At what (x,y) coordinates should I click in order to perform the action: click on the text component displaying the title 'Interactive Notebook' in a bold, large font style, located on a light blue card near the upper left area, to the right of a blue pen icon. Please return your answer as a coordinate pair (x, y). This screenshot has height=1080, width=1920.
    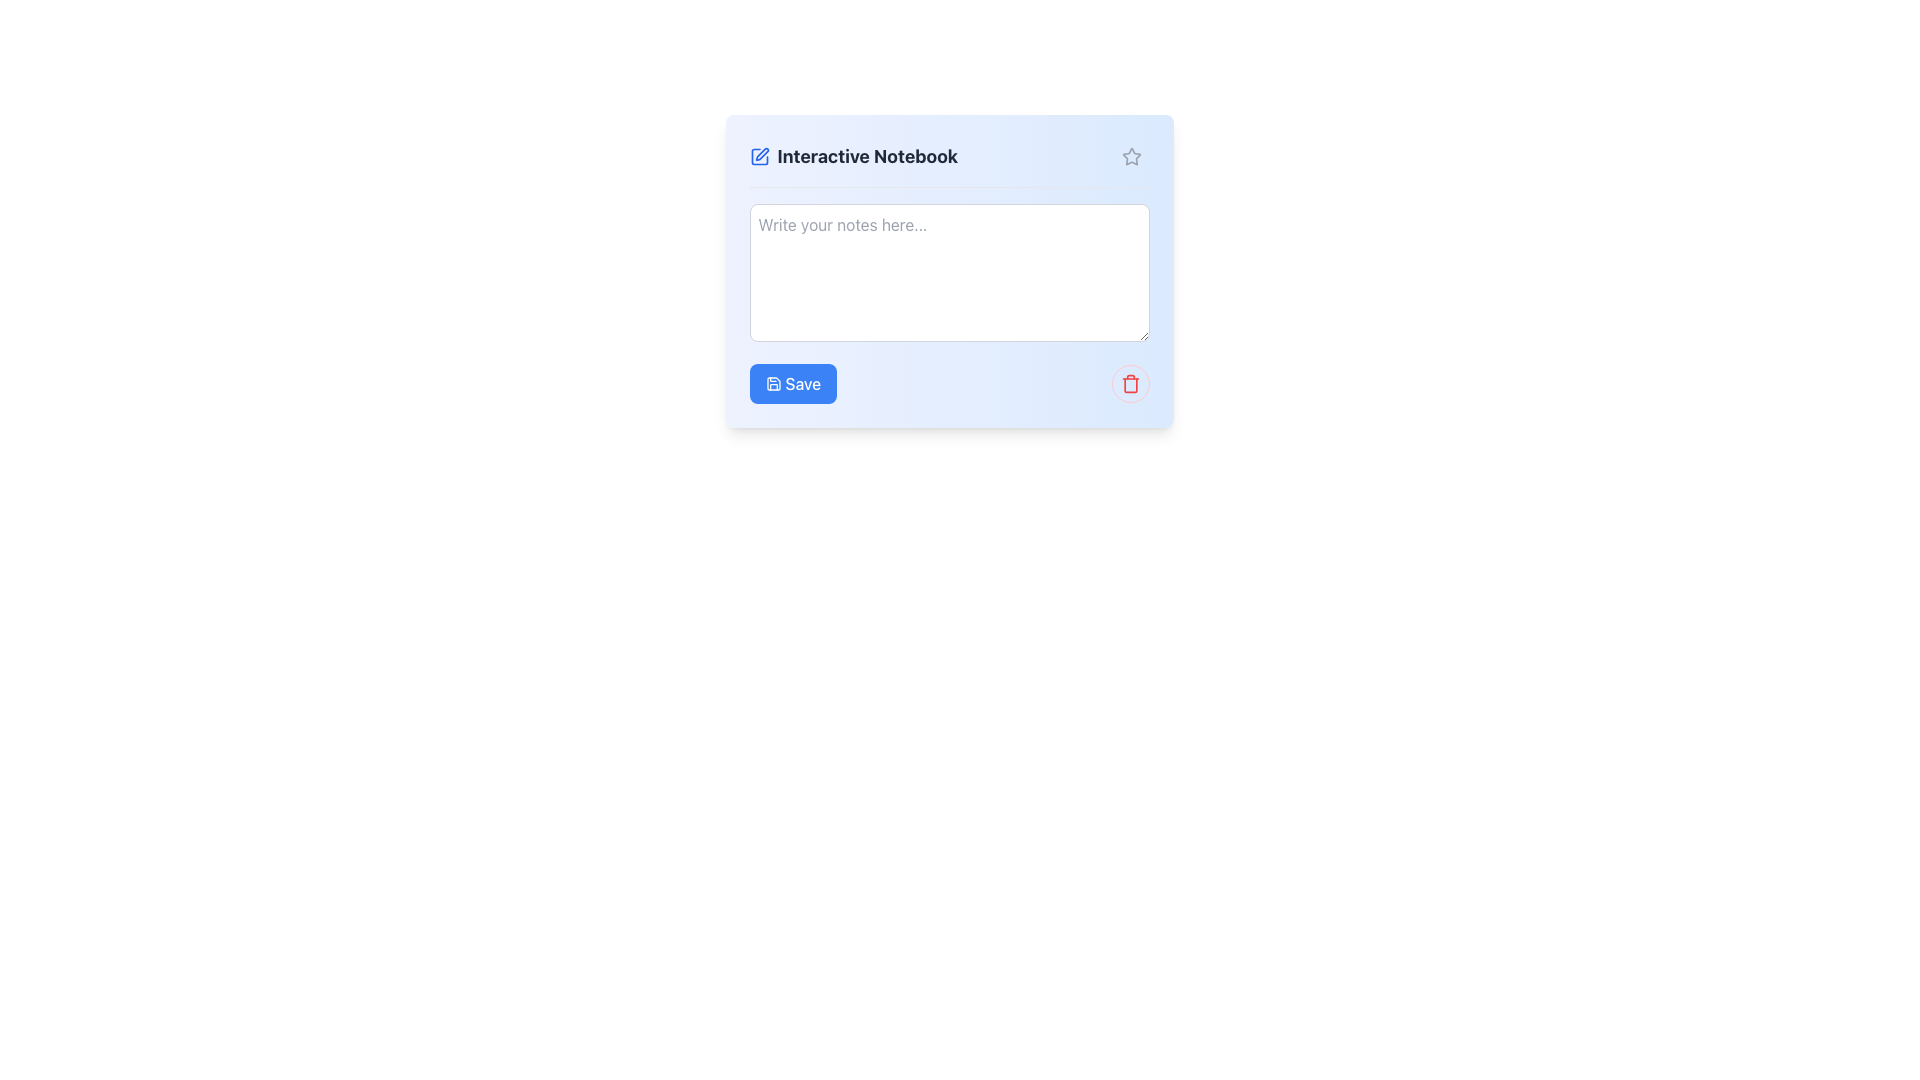
    Looking at the image, I should click on (867, 156).